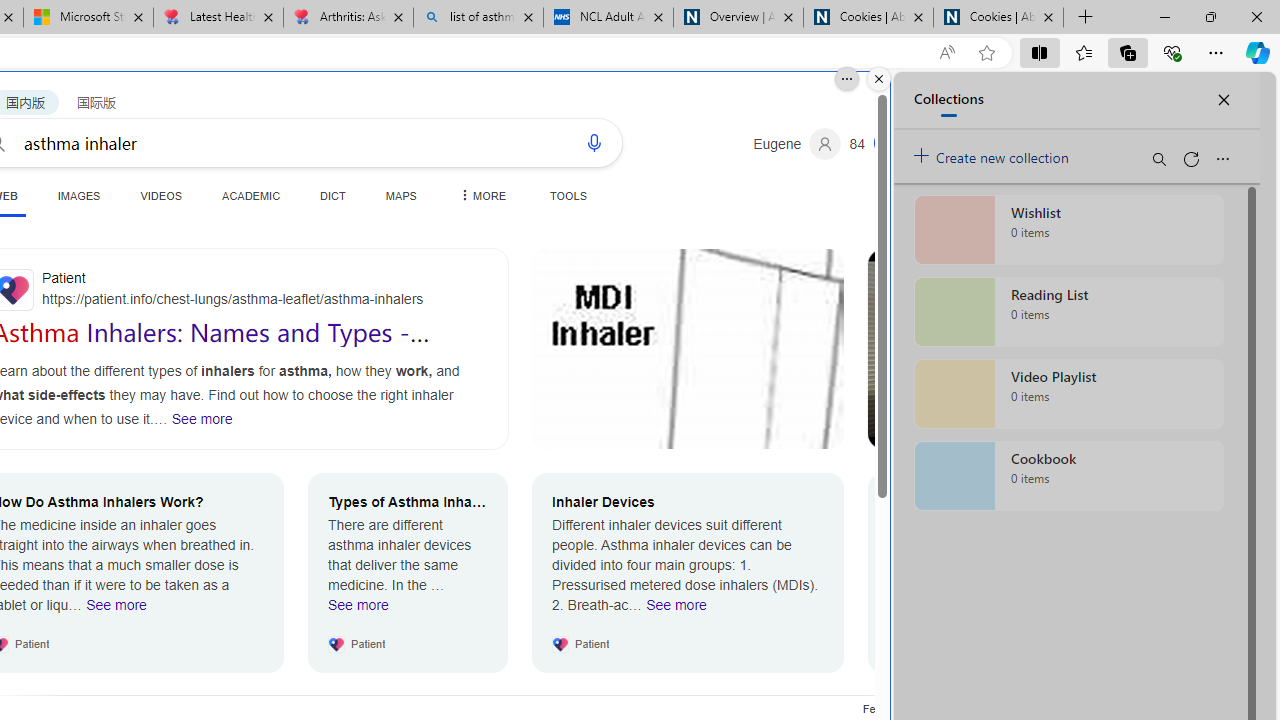 Image resolution: width=1280 pixels, height=720 pixels. I want to click on 'DICT', so click(333, 195).